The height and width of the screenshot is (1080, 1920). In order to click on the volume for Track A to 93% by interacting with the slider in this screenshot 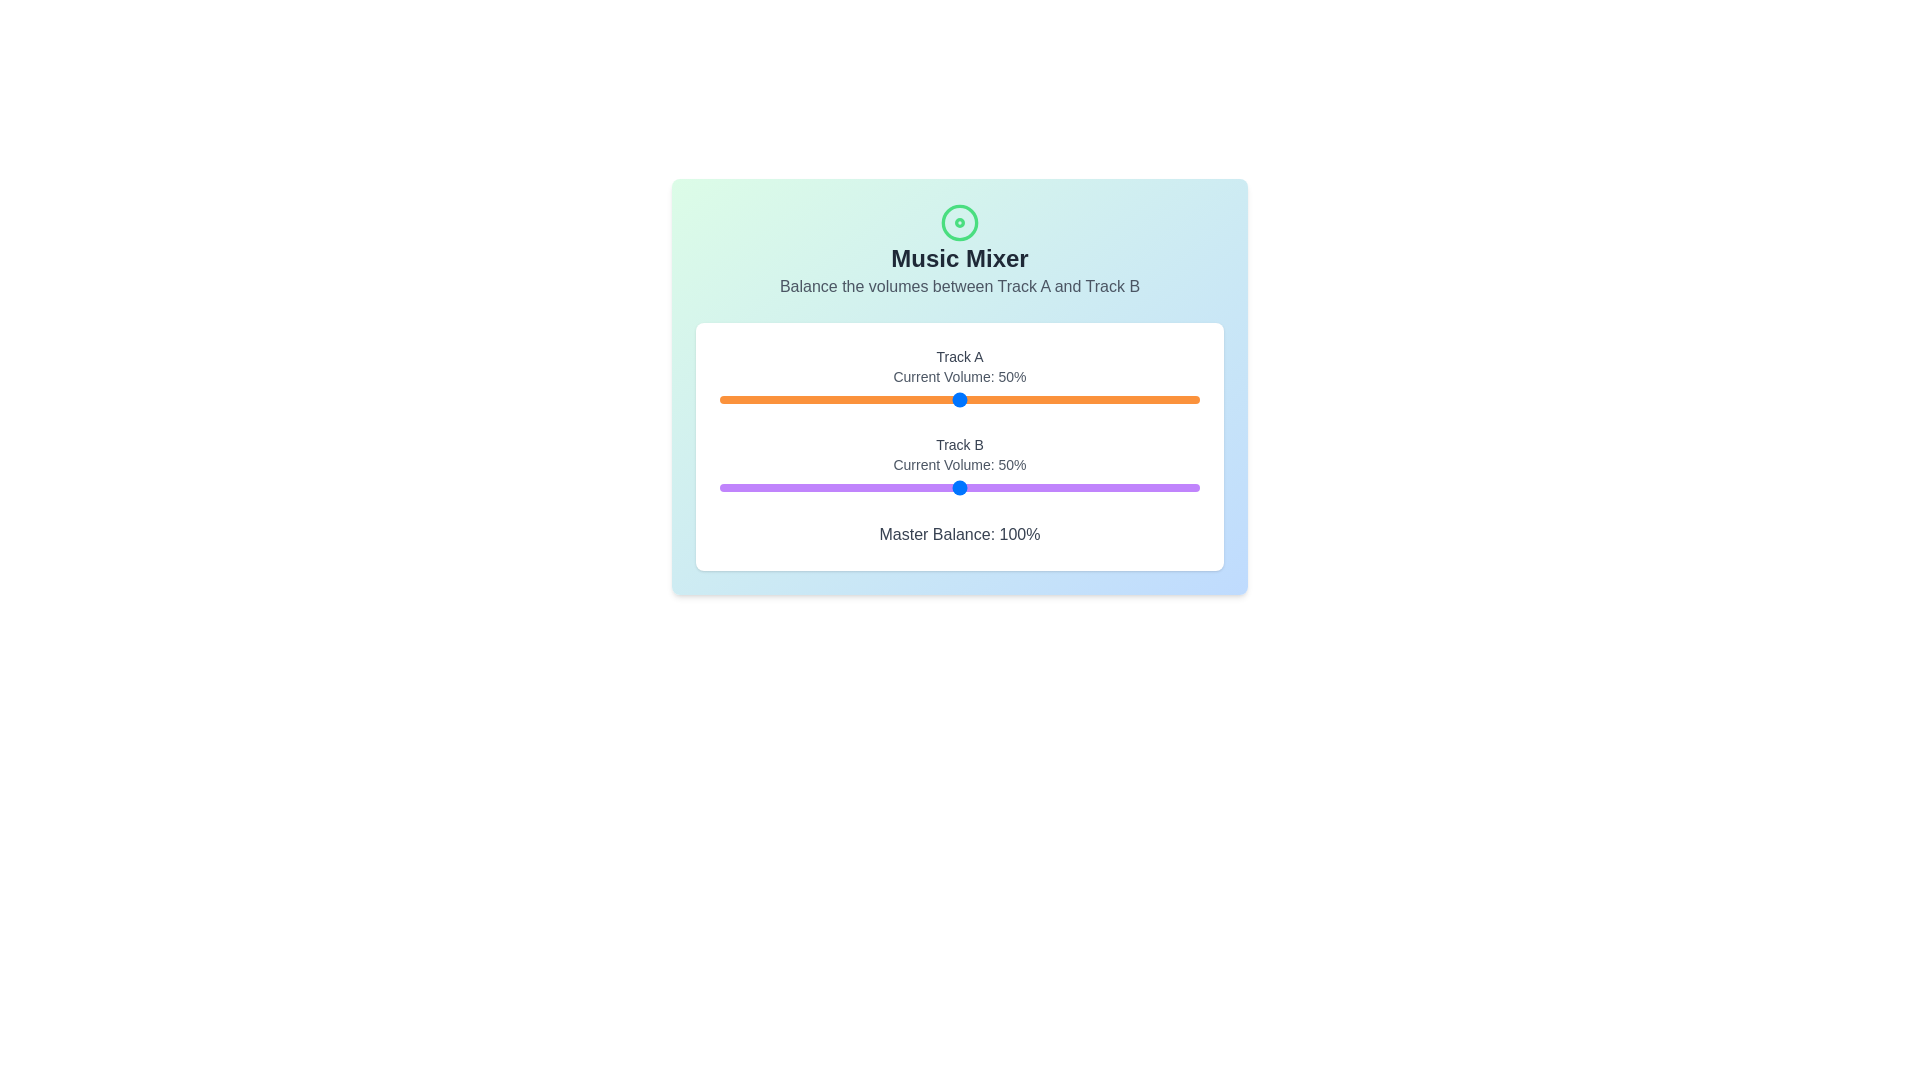, I will do `click(1166, 400)`.